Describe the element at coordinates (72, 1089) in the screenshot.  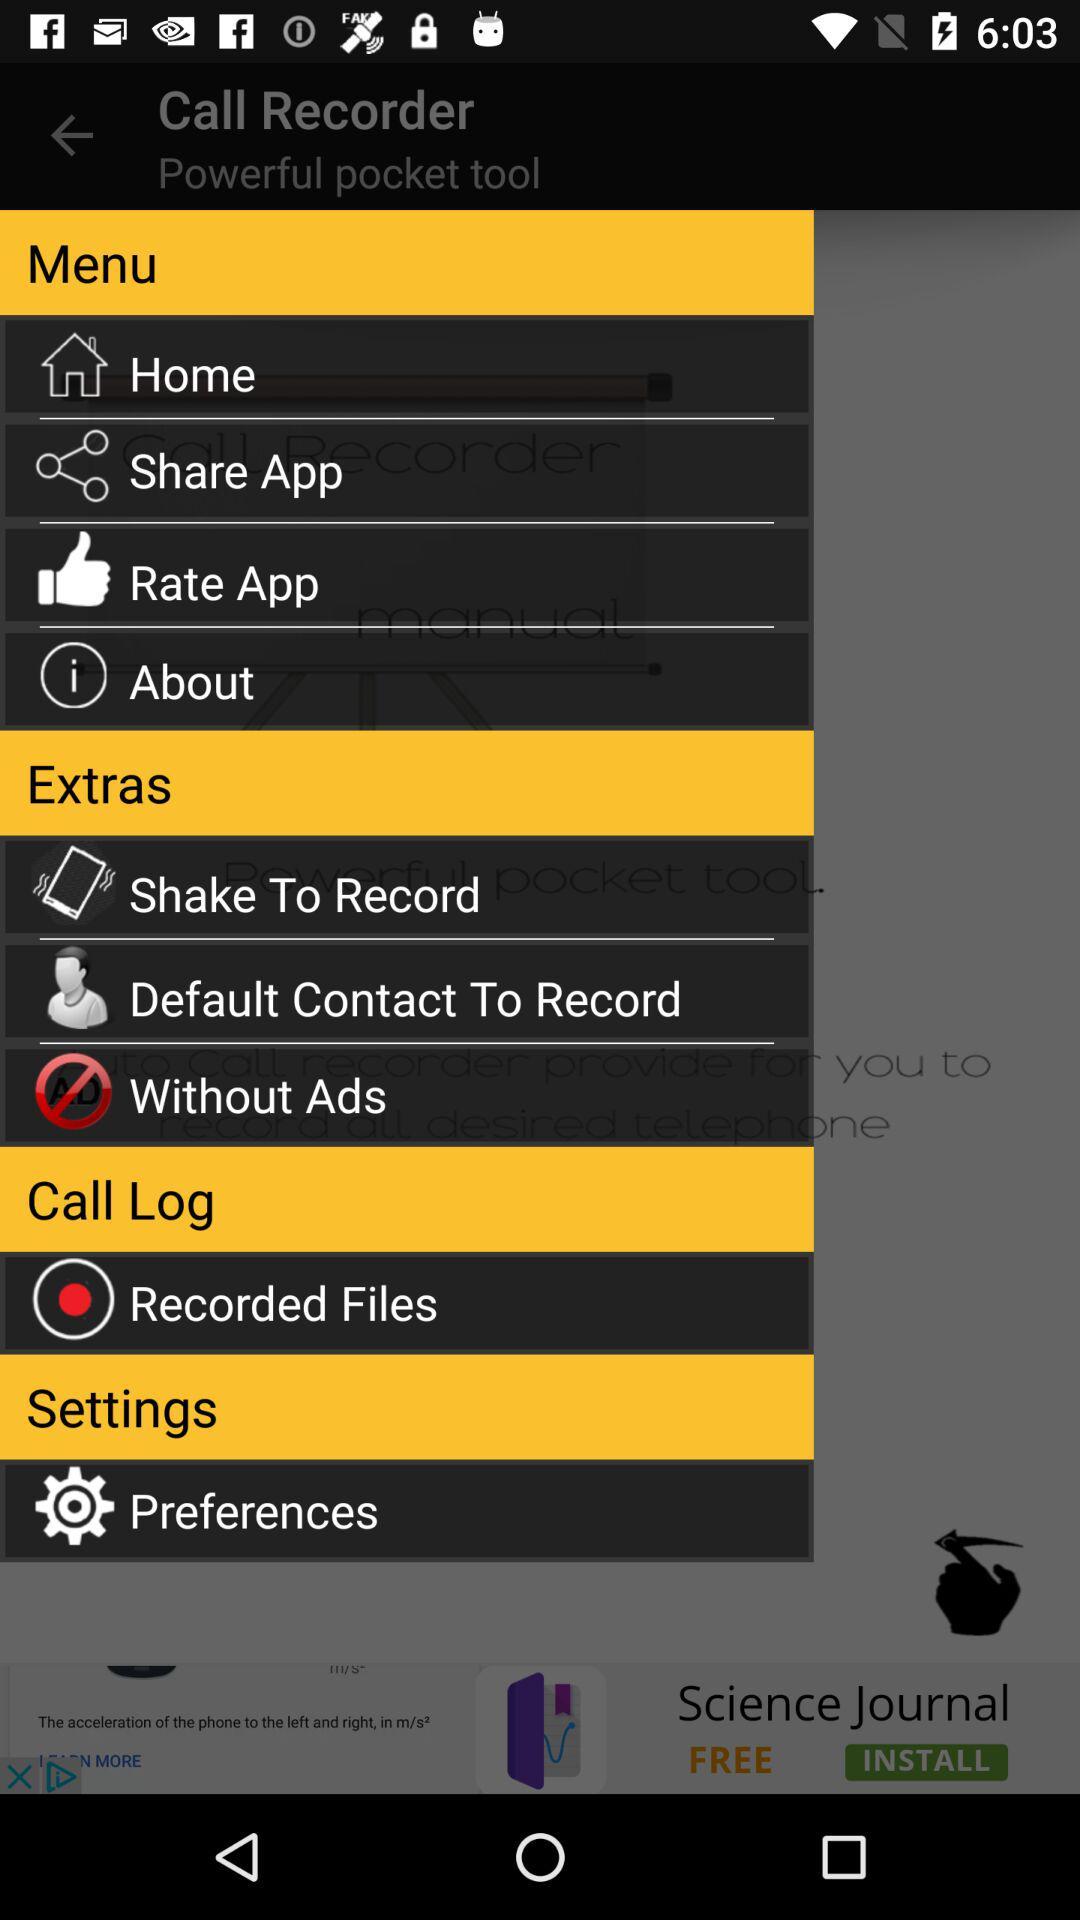
I see `the icon beside without ads` at that location.